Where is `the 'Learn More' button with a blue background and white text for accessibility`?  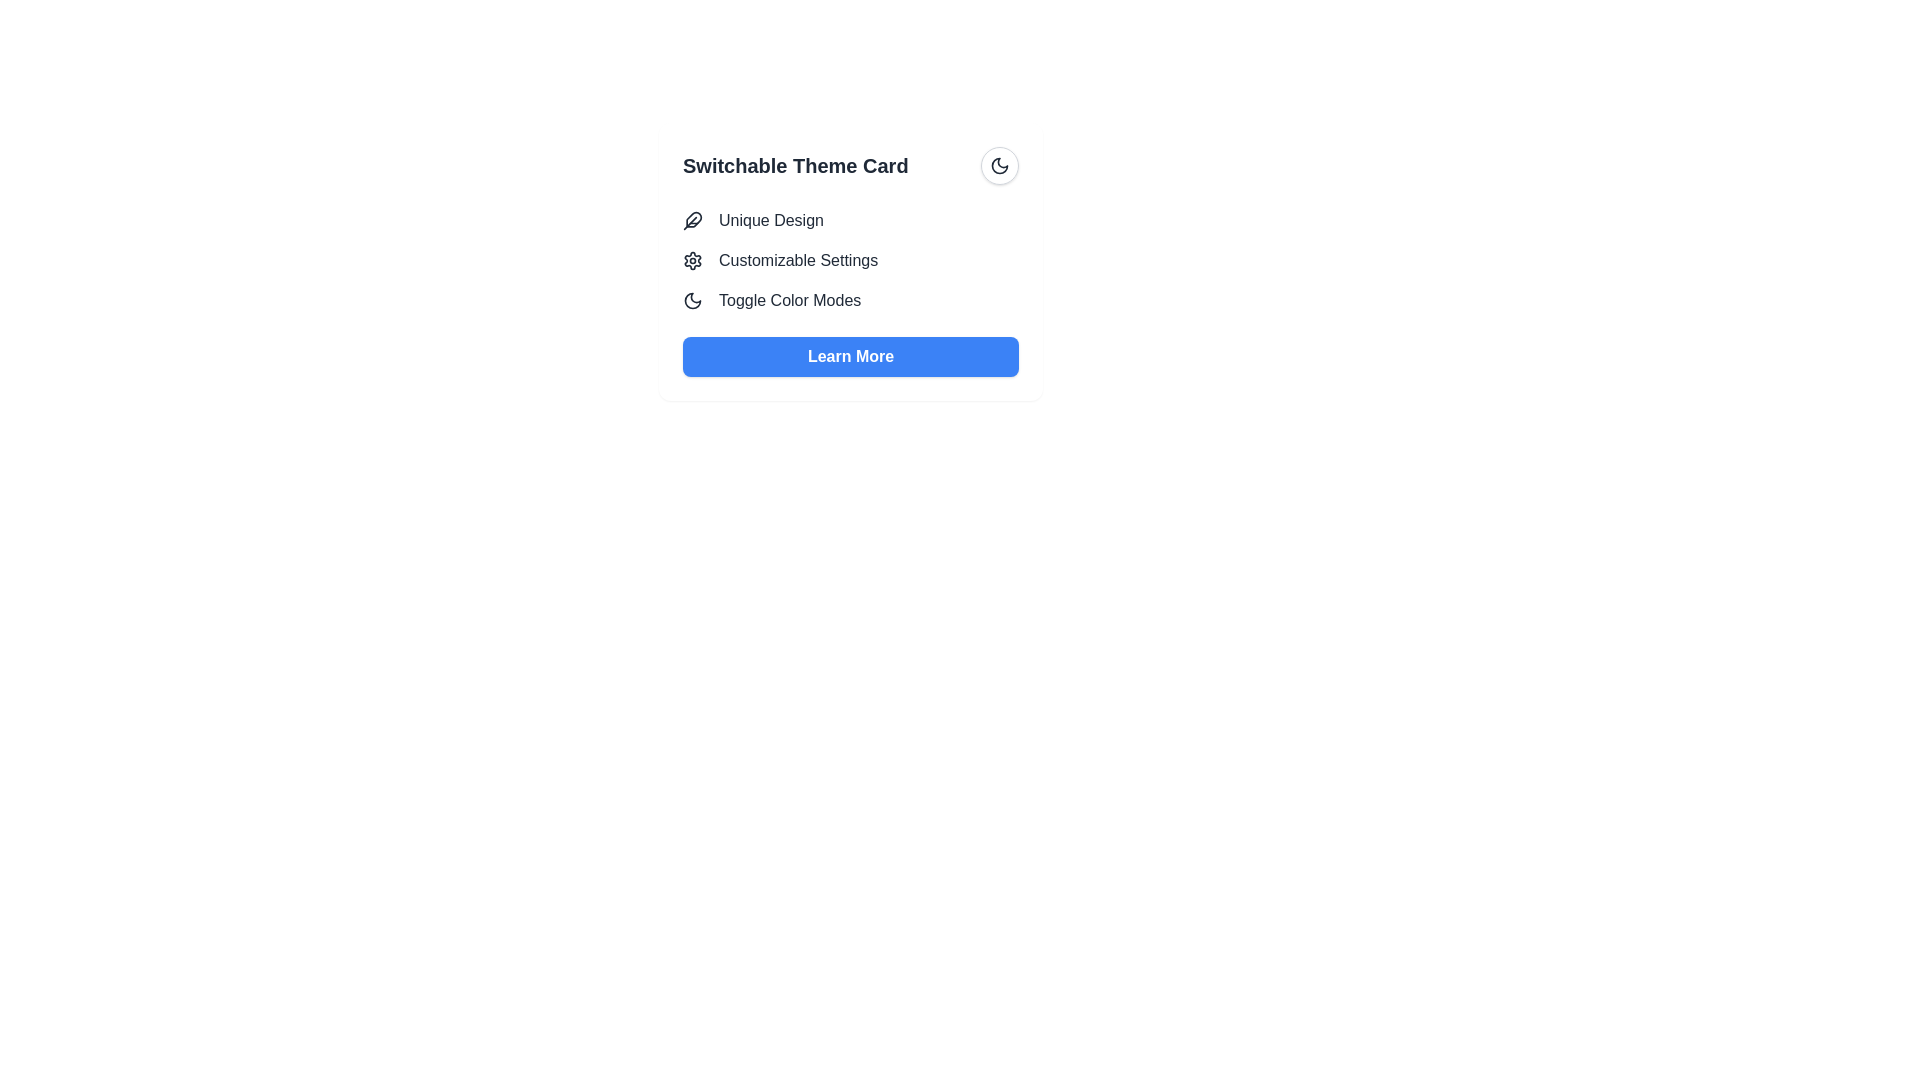
the 'Learn More' button with a blue background and white text for accessibility is located at coordinates (850, 356).